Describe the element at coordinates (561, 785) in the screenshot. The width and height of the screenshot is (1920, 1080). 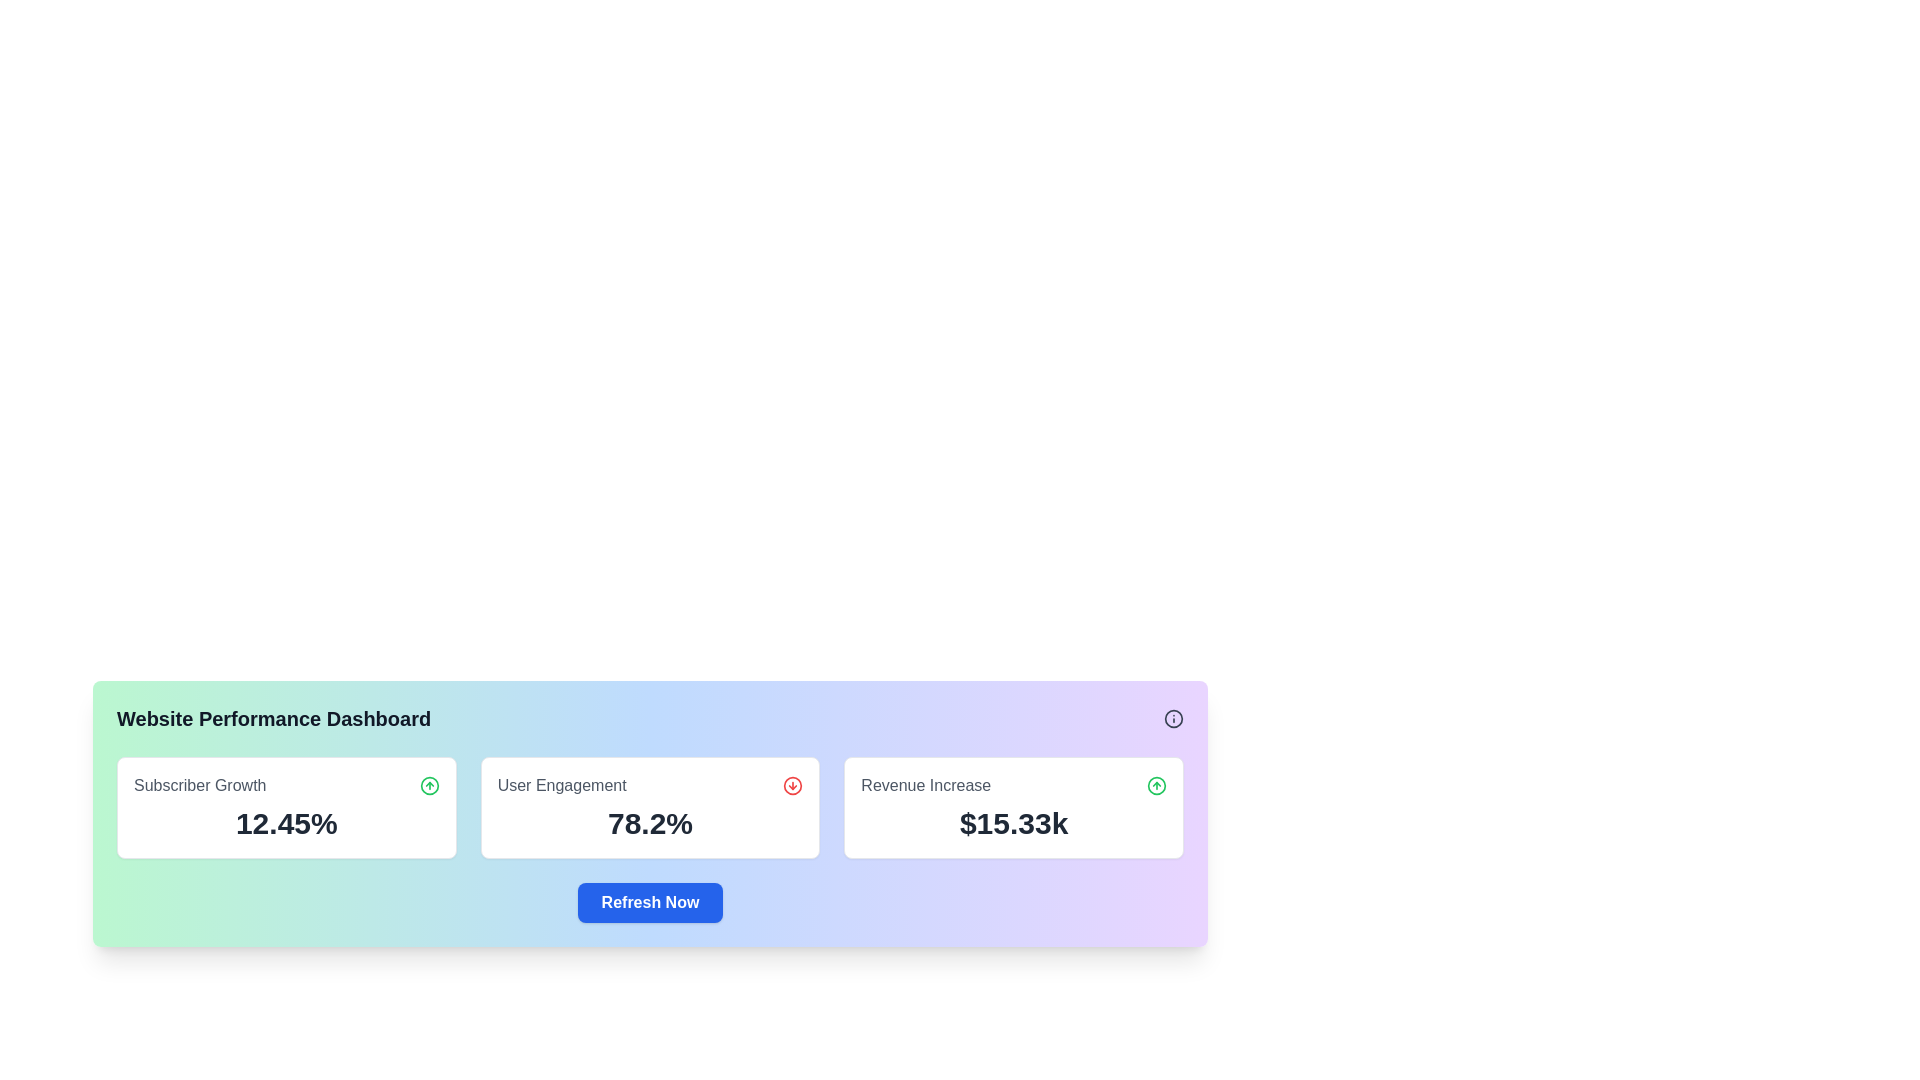
I see `the Text label that serves as a title for the statistics displayed below, located at the top of the center card in a three-card layout` at that location.